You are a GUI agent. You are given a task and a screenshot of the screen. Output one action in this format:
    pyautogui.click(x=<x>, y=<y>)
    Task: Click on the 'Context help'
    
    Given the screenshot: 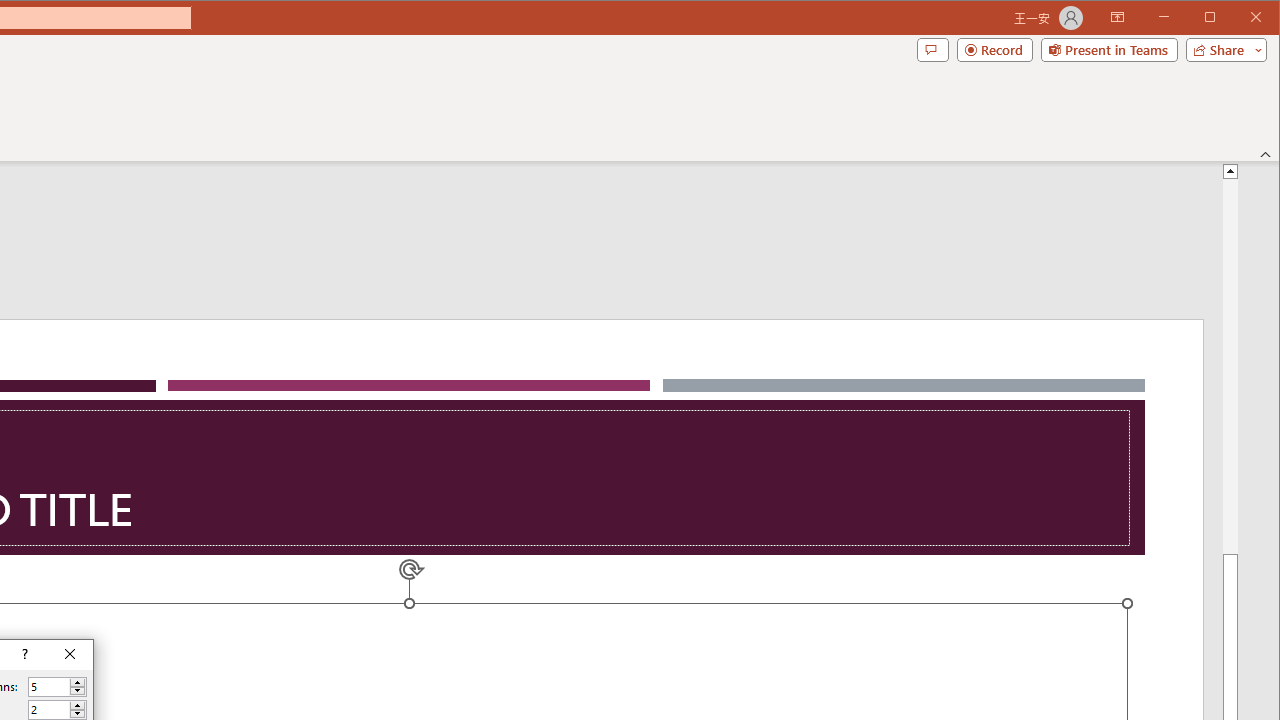 What is the action you would take?
    pyautogui.click(x=23, y=655)
    